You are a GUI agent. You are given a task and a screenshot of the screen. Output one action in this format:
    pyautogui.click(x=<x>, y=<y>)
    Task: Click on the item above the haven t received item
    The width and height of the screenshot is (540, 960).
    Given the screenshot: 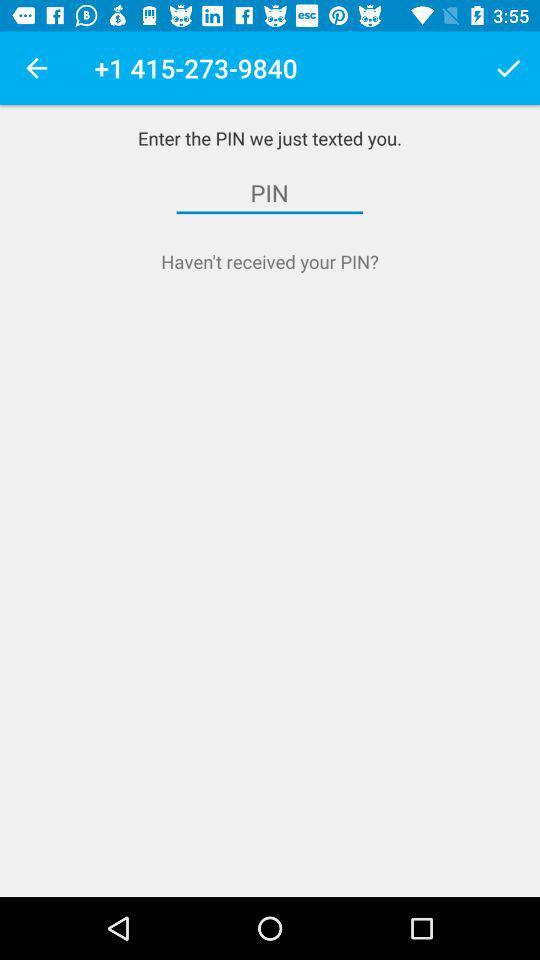 What is the action you would take?
    pyautogui.click(x=269, y=193)
    